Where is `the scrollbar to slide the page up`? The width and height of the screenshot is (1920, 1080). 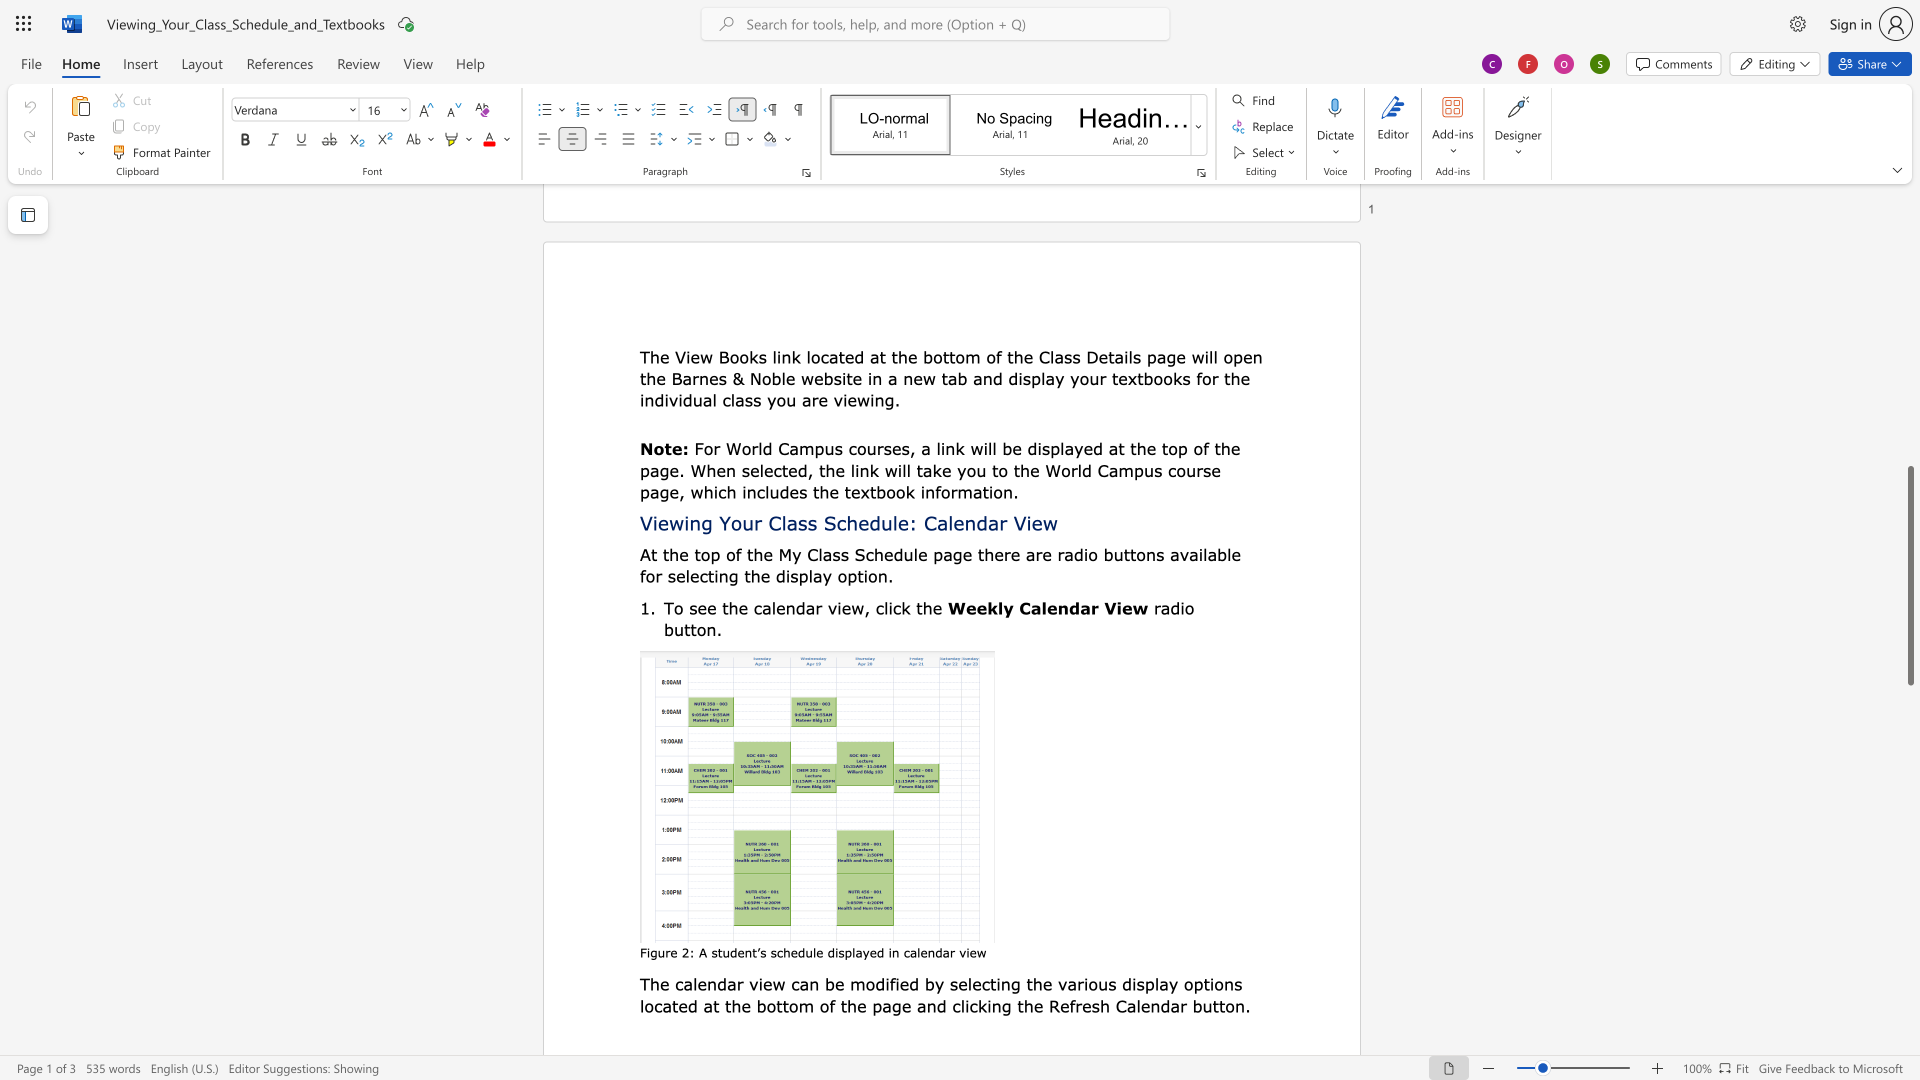
the scrollbar to slide the page up is located at coordinates (1909, 300).